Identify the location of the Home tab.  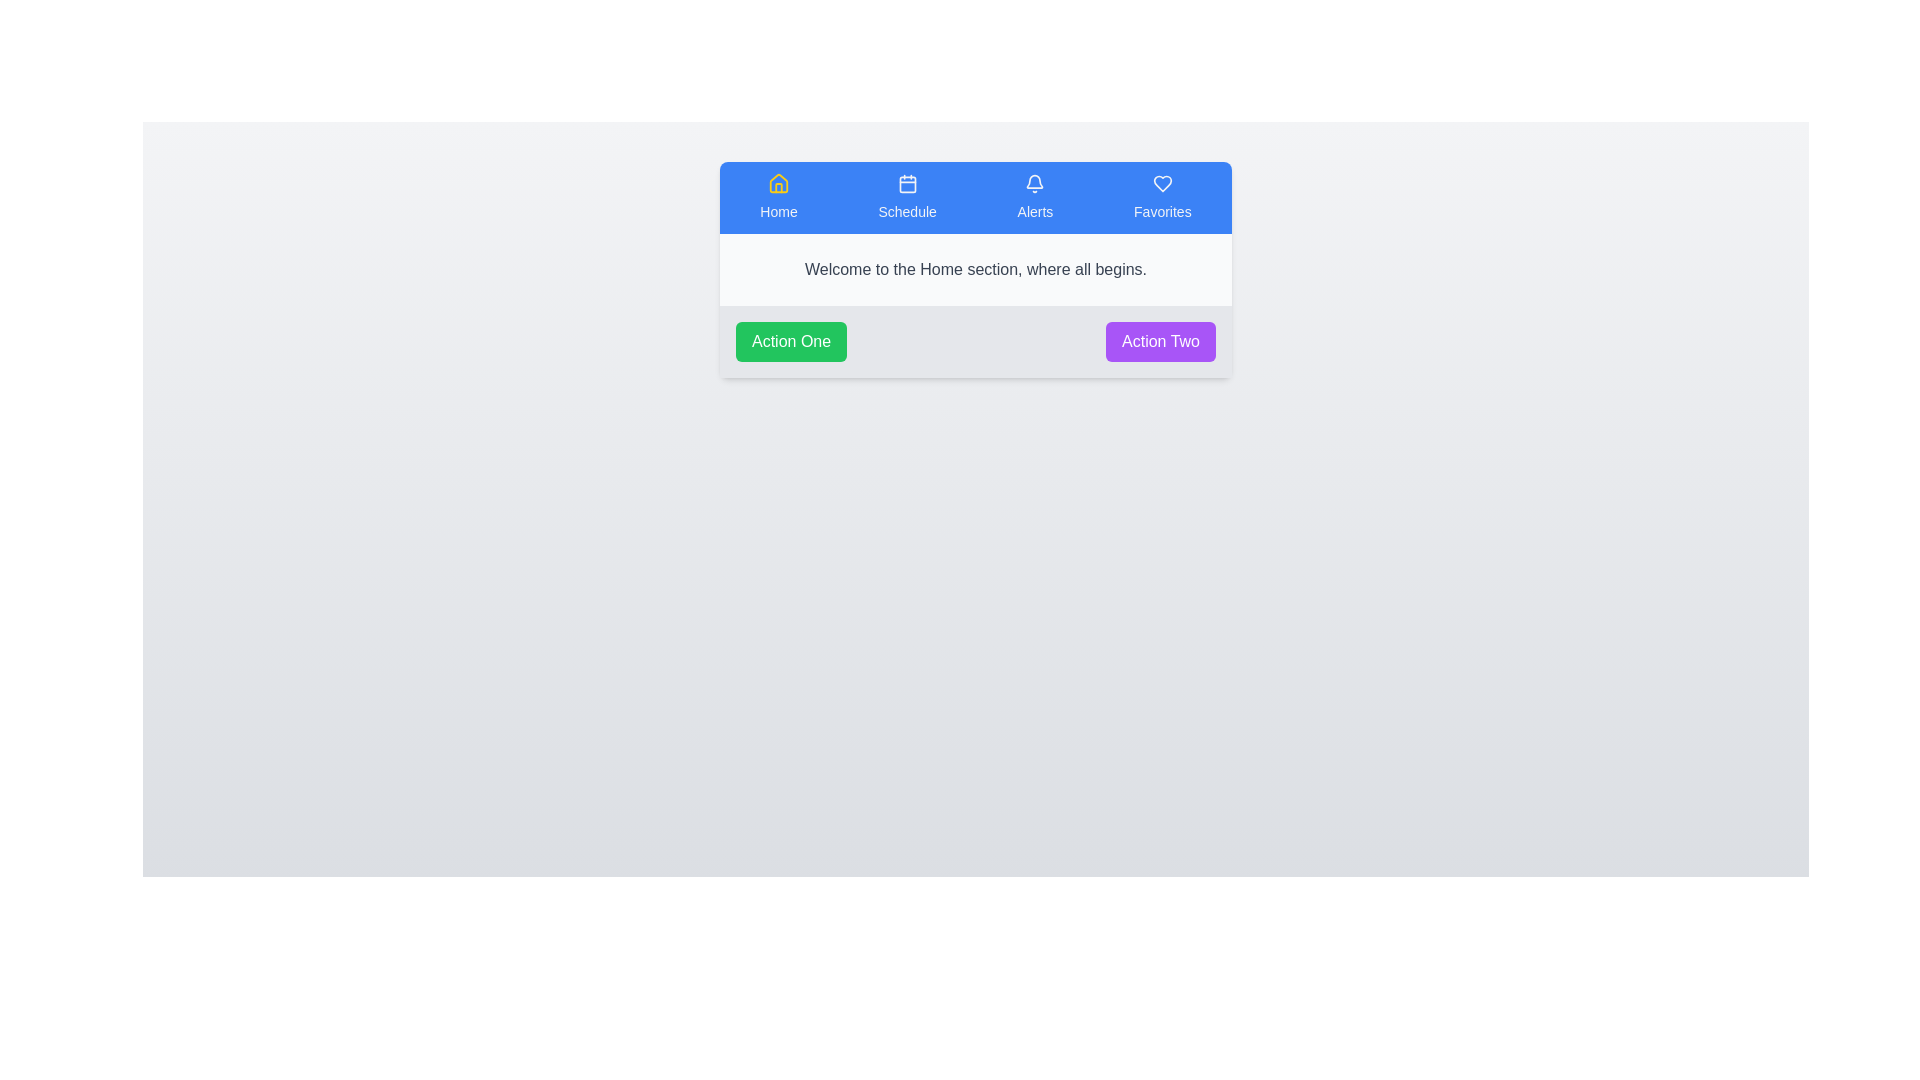
(777, 197).